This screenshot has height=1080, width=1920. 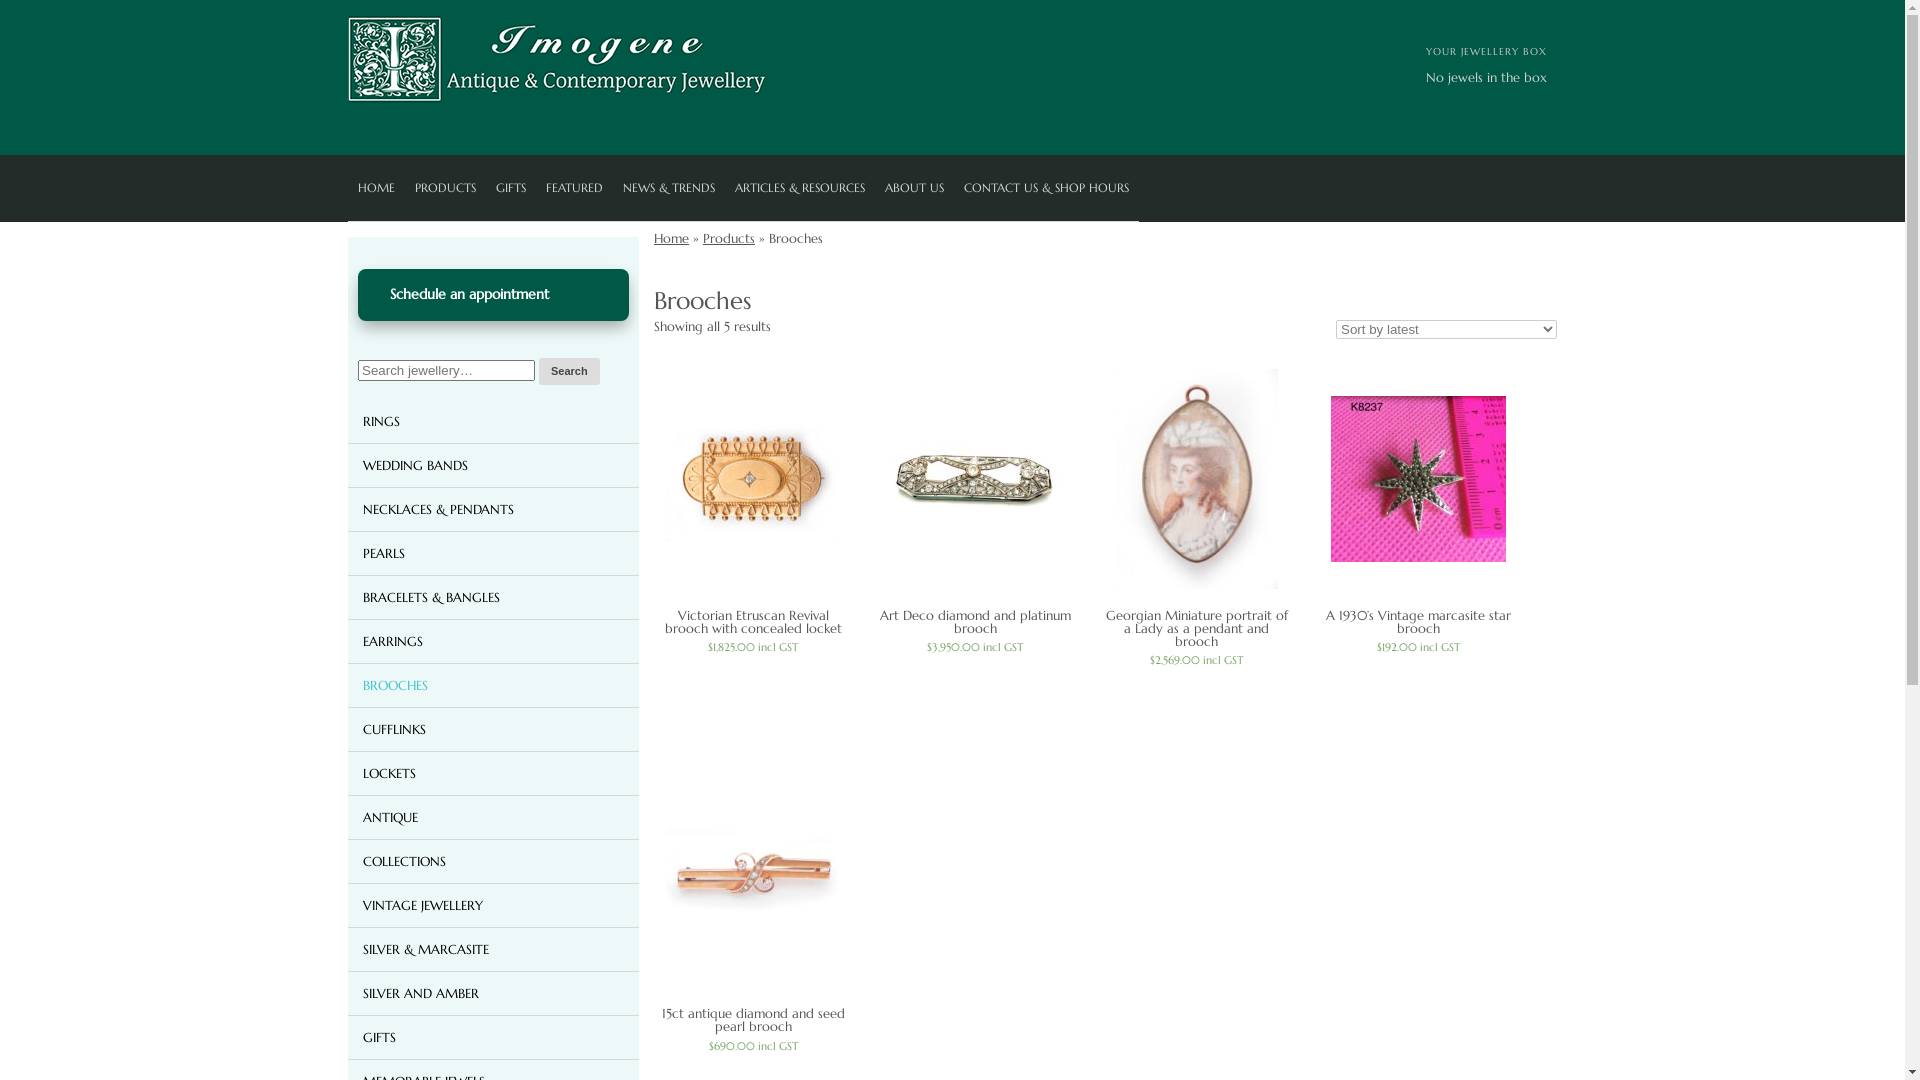 What do you see at coordinates (728, 237) in the screenshot?
I see `'Products'` at bounding box center [728, 237].